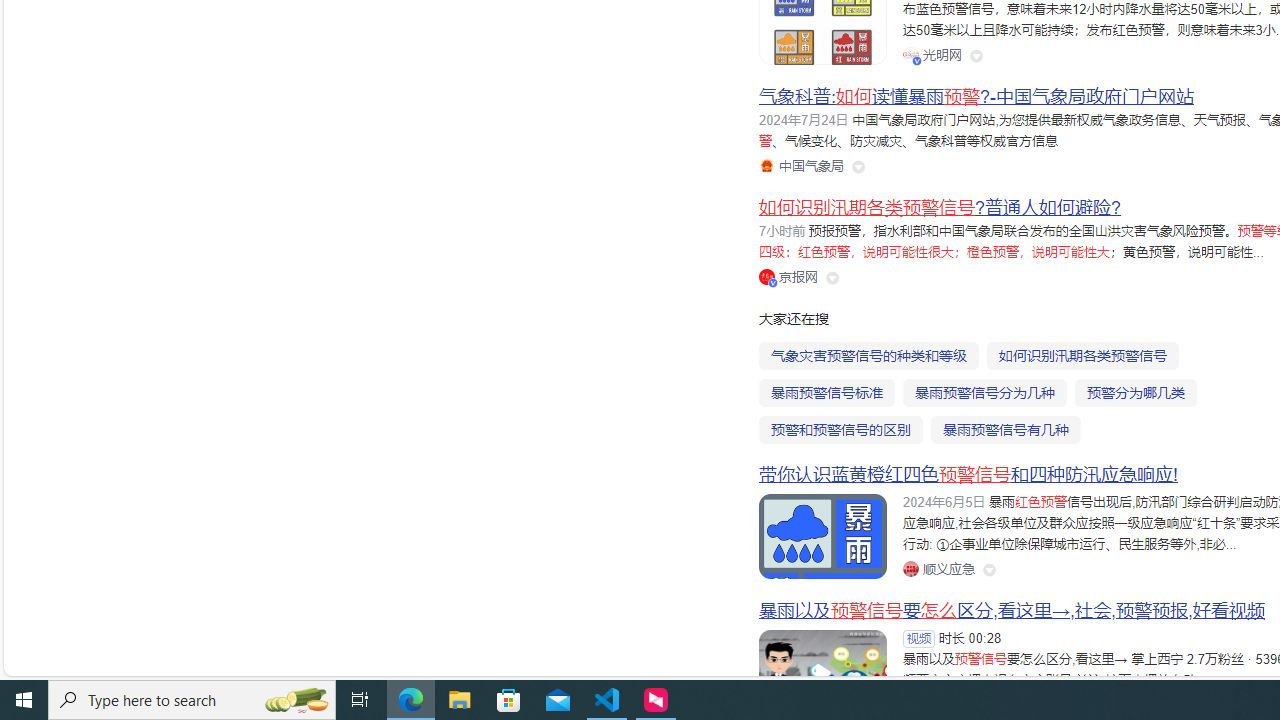 Image resolution: width=1280 pixels, height=720 pixels. Describe the element at coordinates (937, 568) in the screenshot. I see `'Class: siteLink_9TPP3'` at that location.